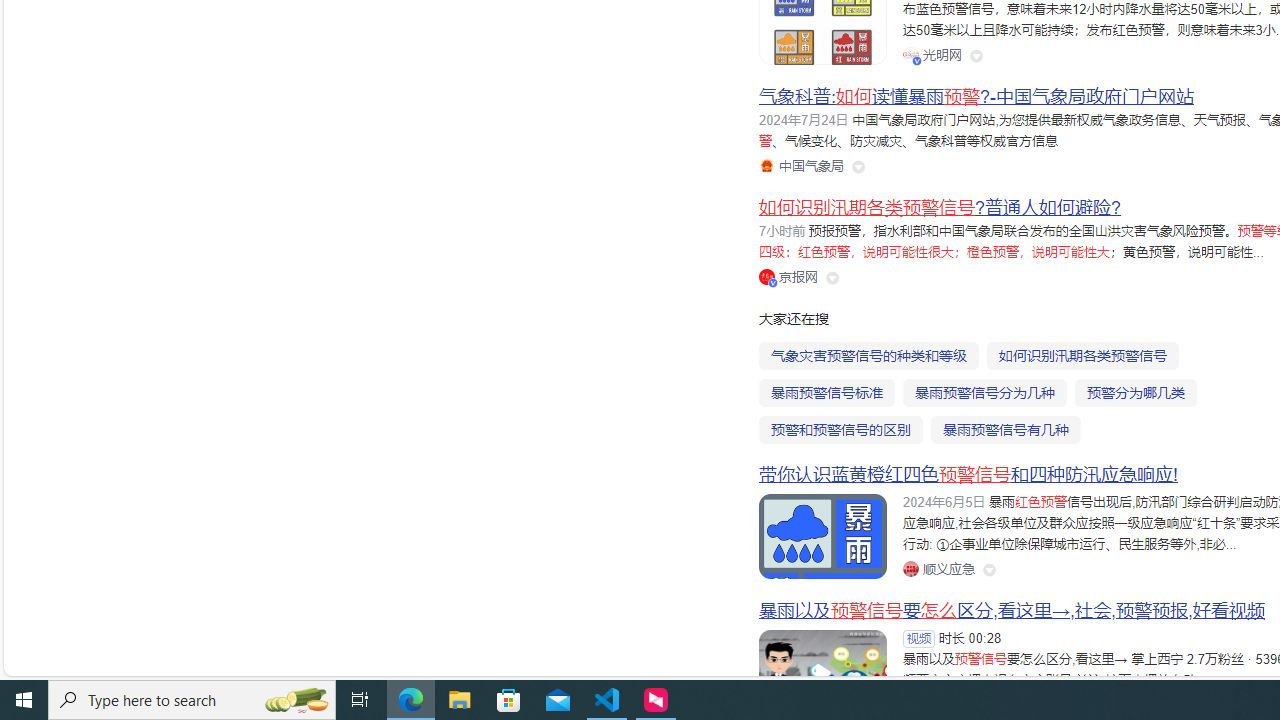 Image resolution: width=1280 pixels, height=720 pixels. Describe the element at coordinates (937, 568) in the screenshot. I see `'Class: siteLink_9TPP3'` at that location.